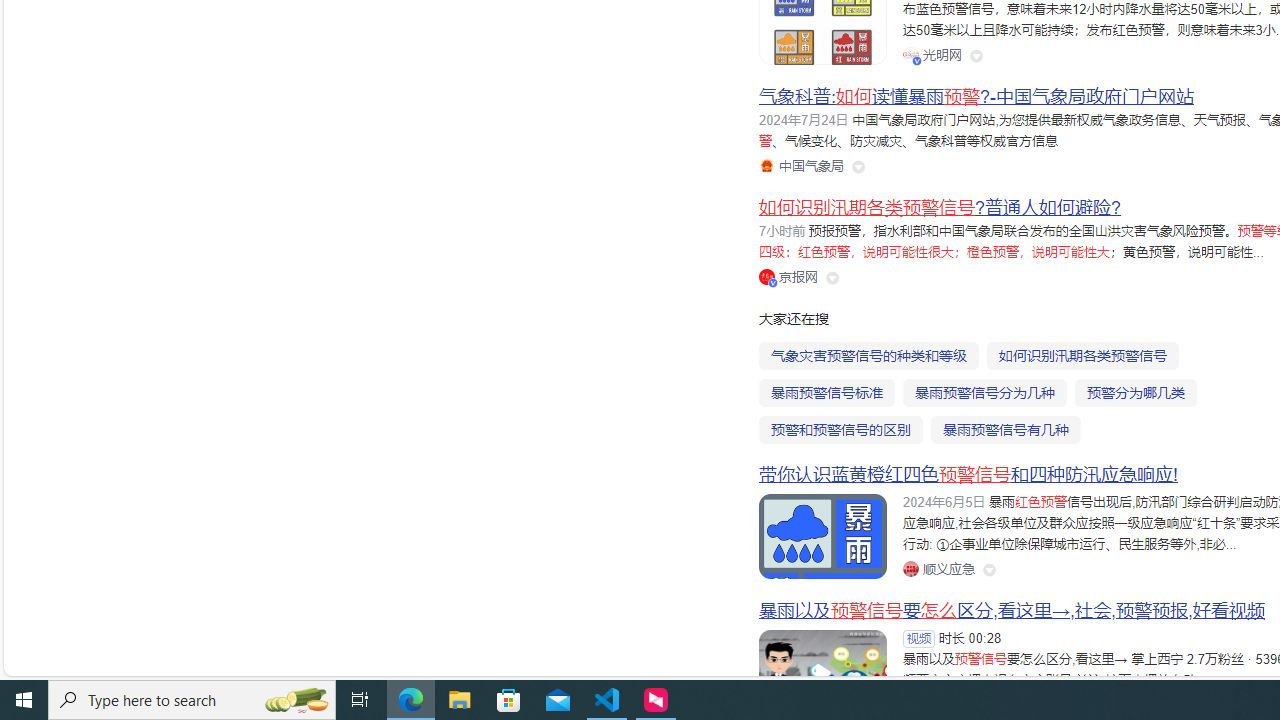 Image resolution: width=1280 pixels, height=720 pixels. Describe the element at coordinates (937, 568) in the screenshot. I see `'Class: siteLink_9TPP3'` at that location.